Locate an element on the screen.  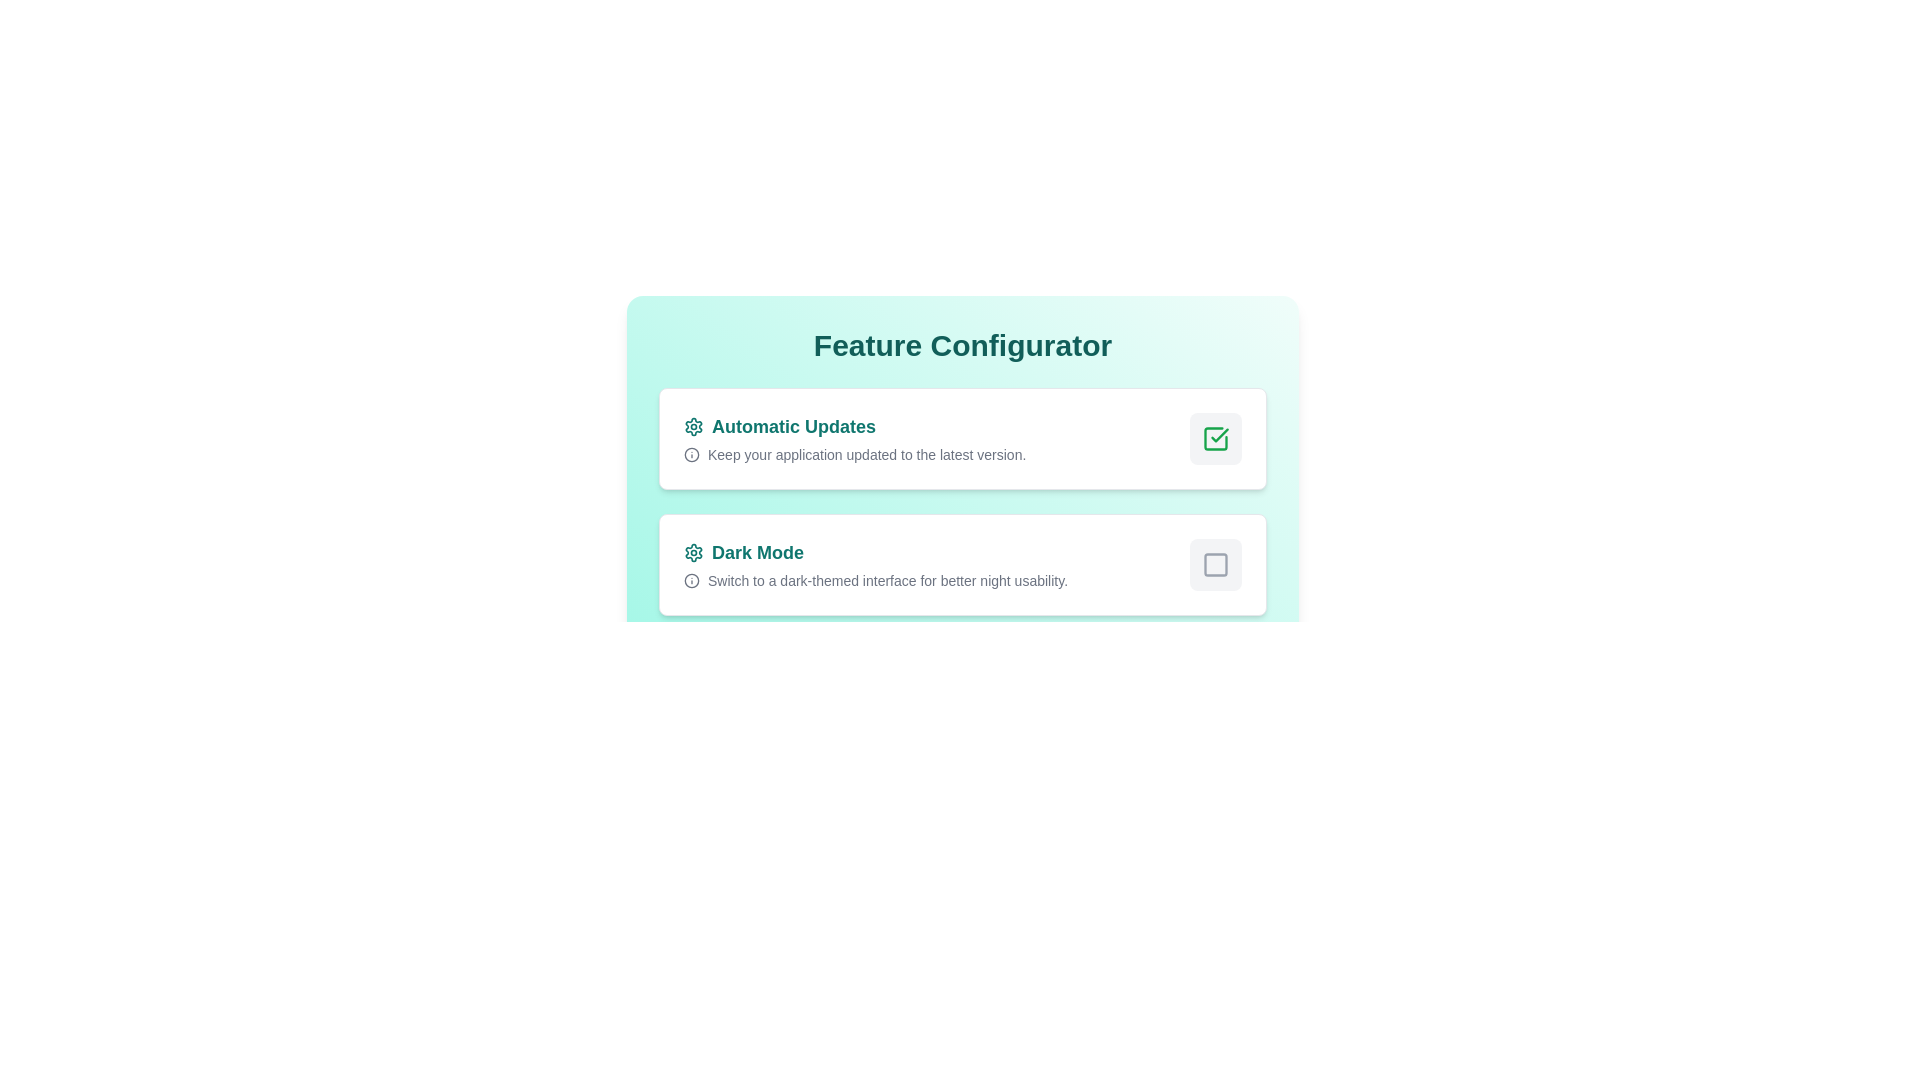
the 'Dark Mode' toggle option checkbox in the 'Feature Configurator' section is located at coordinates (963, 564).